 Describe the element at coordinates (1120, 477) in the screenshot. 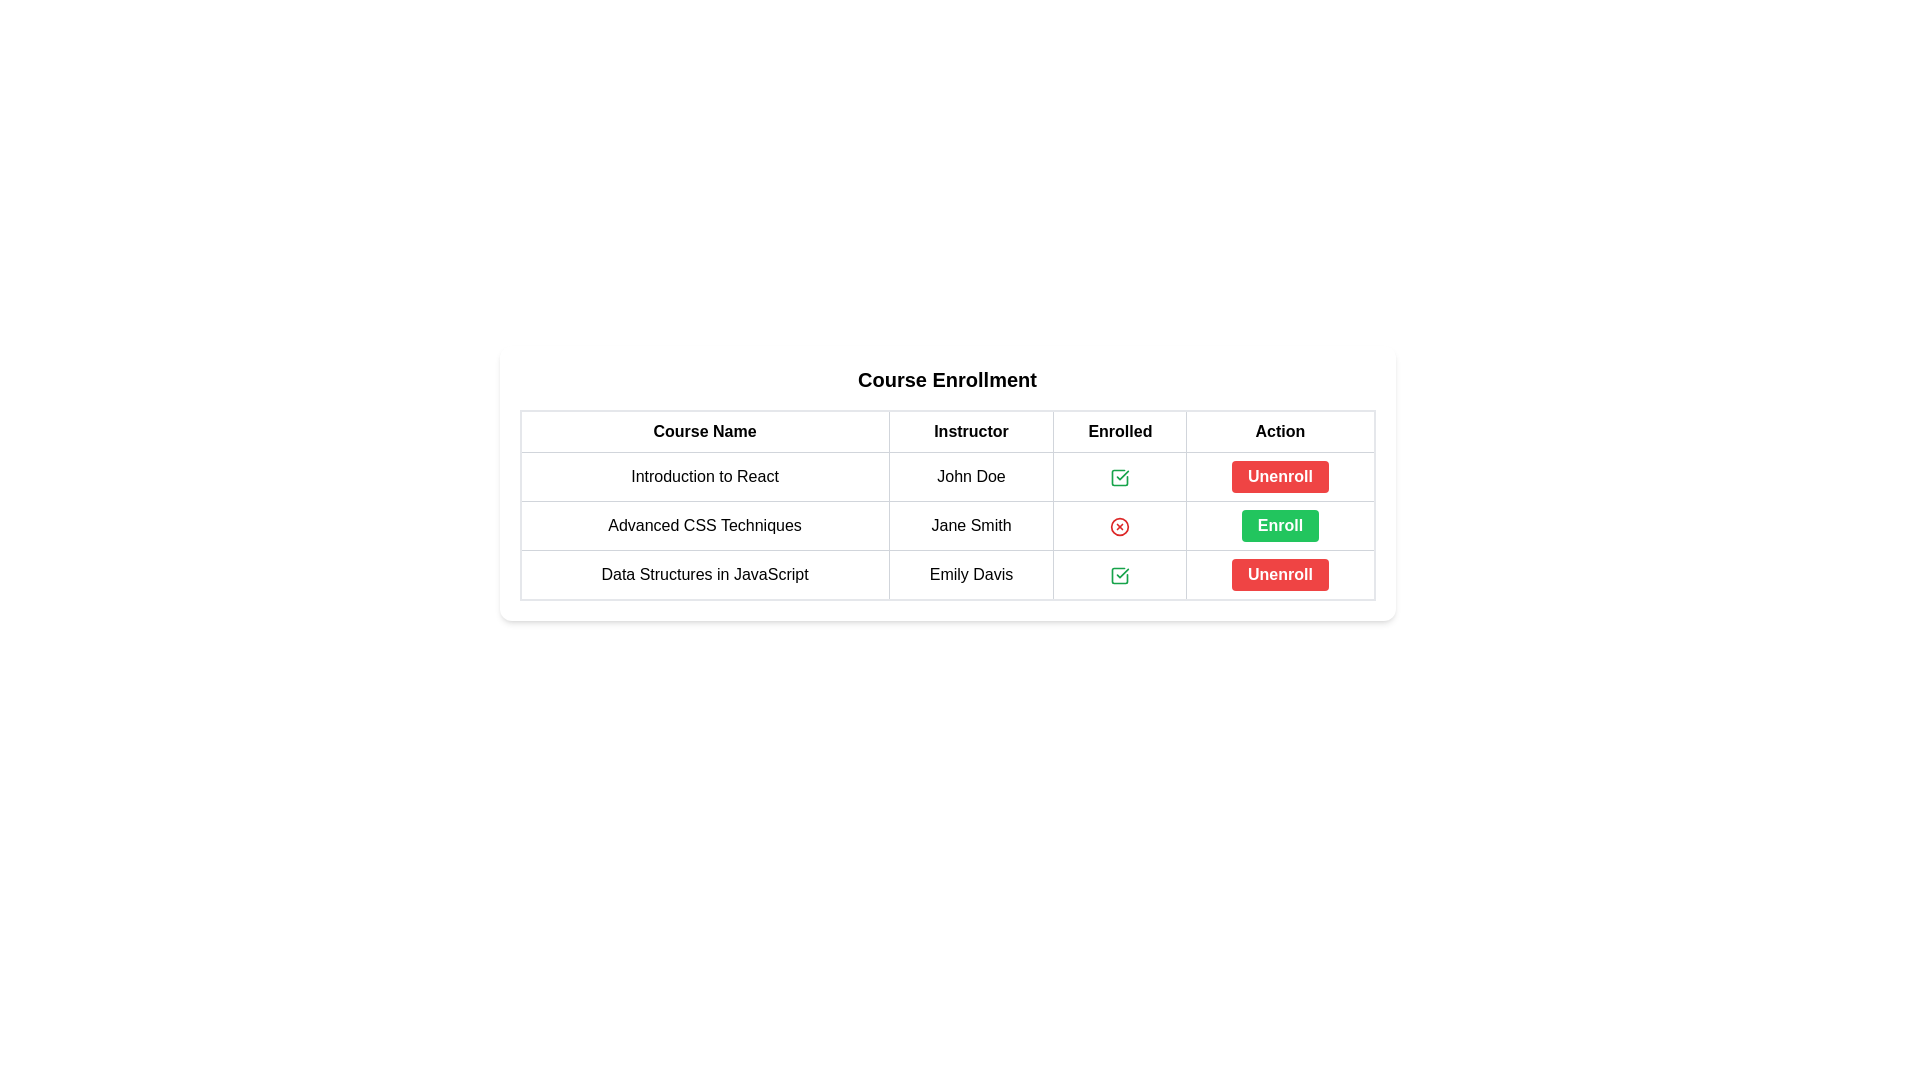

I see `the checkbox-like visual indicator represented by a green square with a checkmark, located under the 'Enrolled' header in the first row of the table, aligned with 'Introduction to React' and 'John Doe'` at that location.